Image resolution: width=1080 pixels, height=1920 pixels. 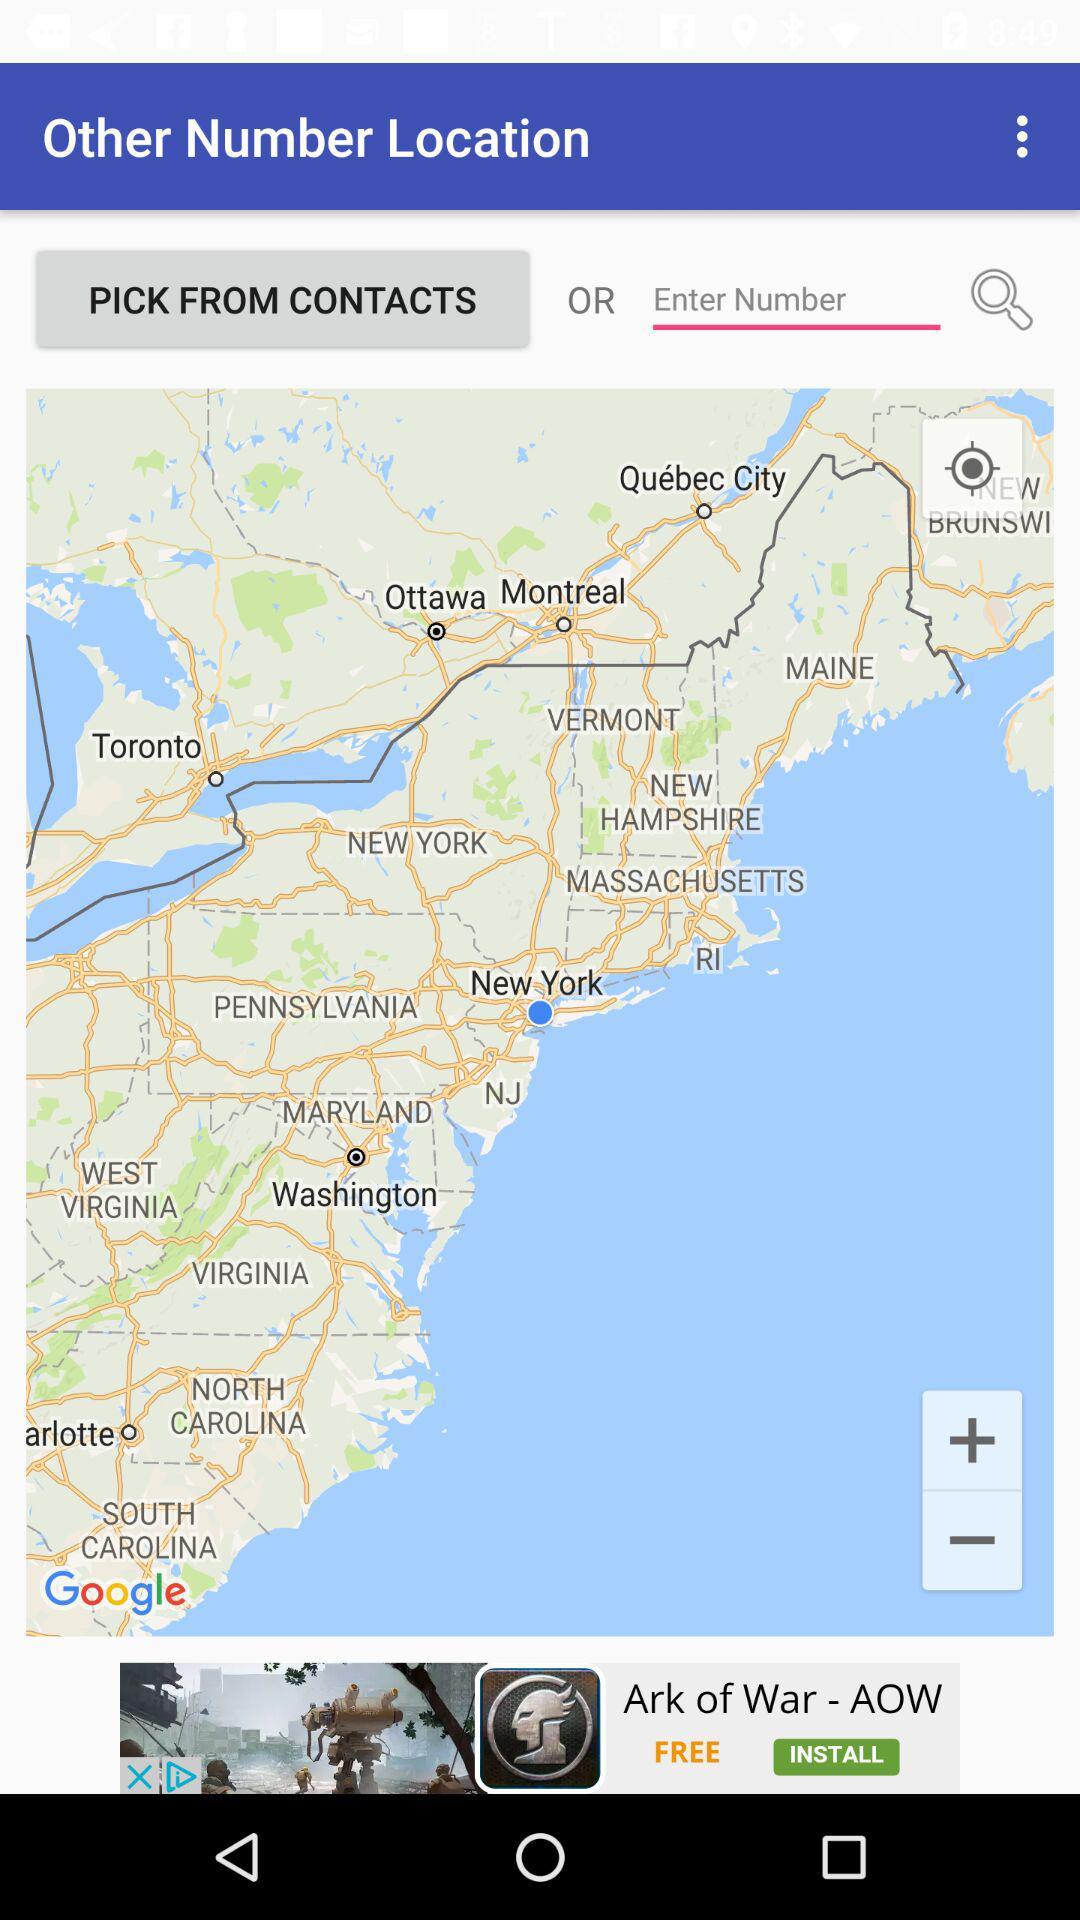 What do you see at coordinates (1002, 298) in the screenshot?
I see `the search icon` at bounding box center [1002, 298].